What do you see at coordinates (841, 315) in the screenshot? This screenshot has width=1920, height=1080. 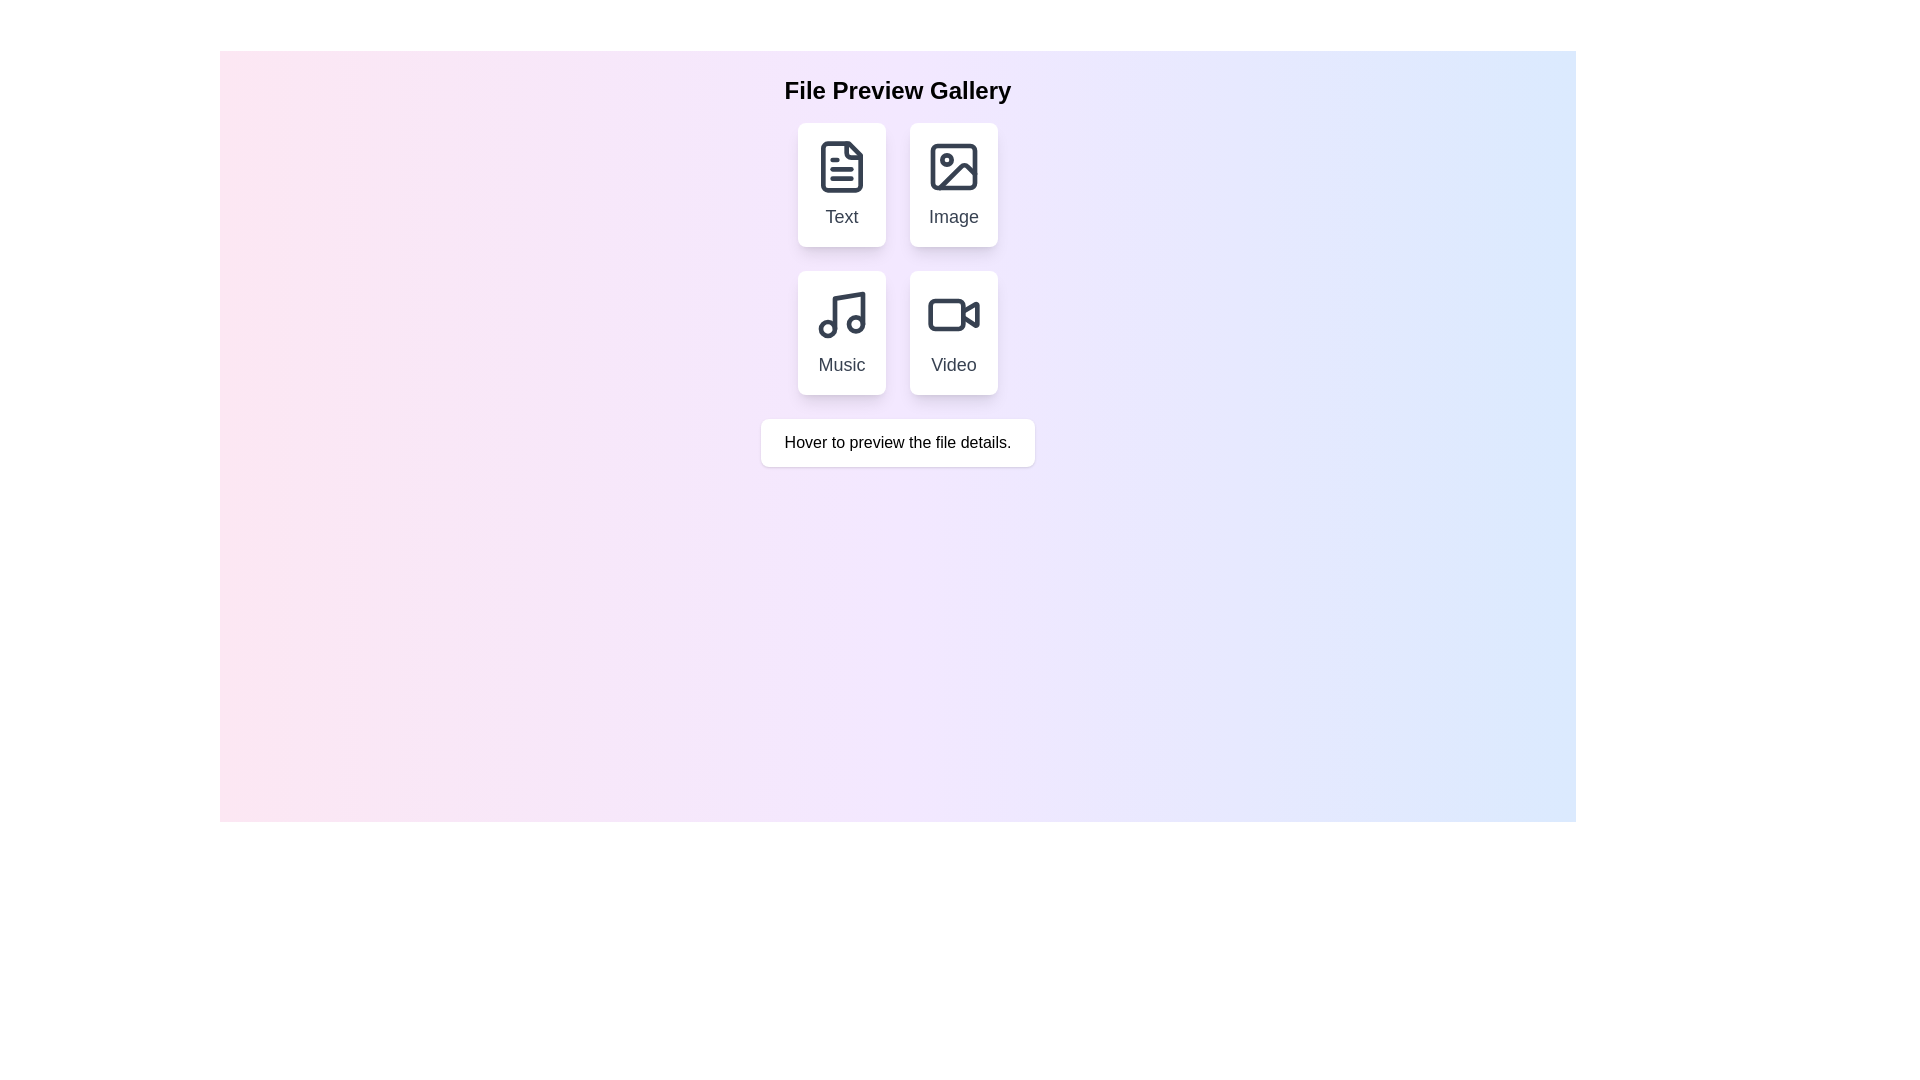 I see `the 'Music' icon located at the top of its card in the grid of file types` at bounding box center [841, 315].